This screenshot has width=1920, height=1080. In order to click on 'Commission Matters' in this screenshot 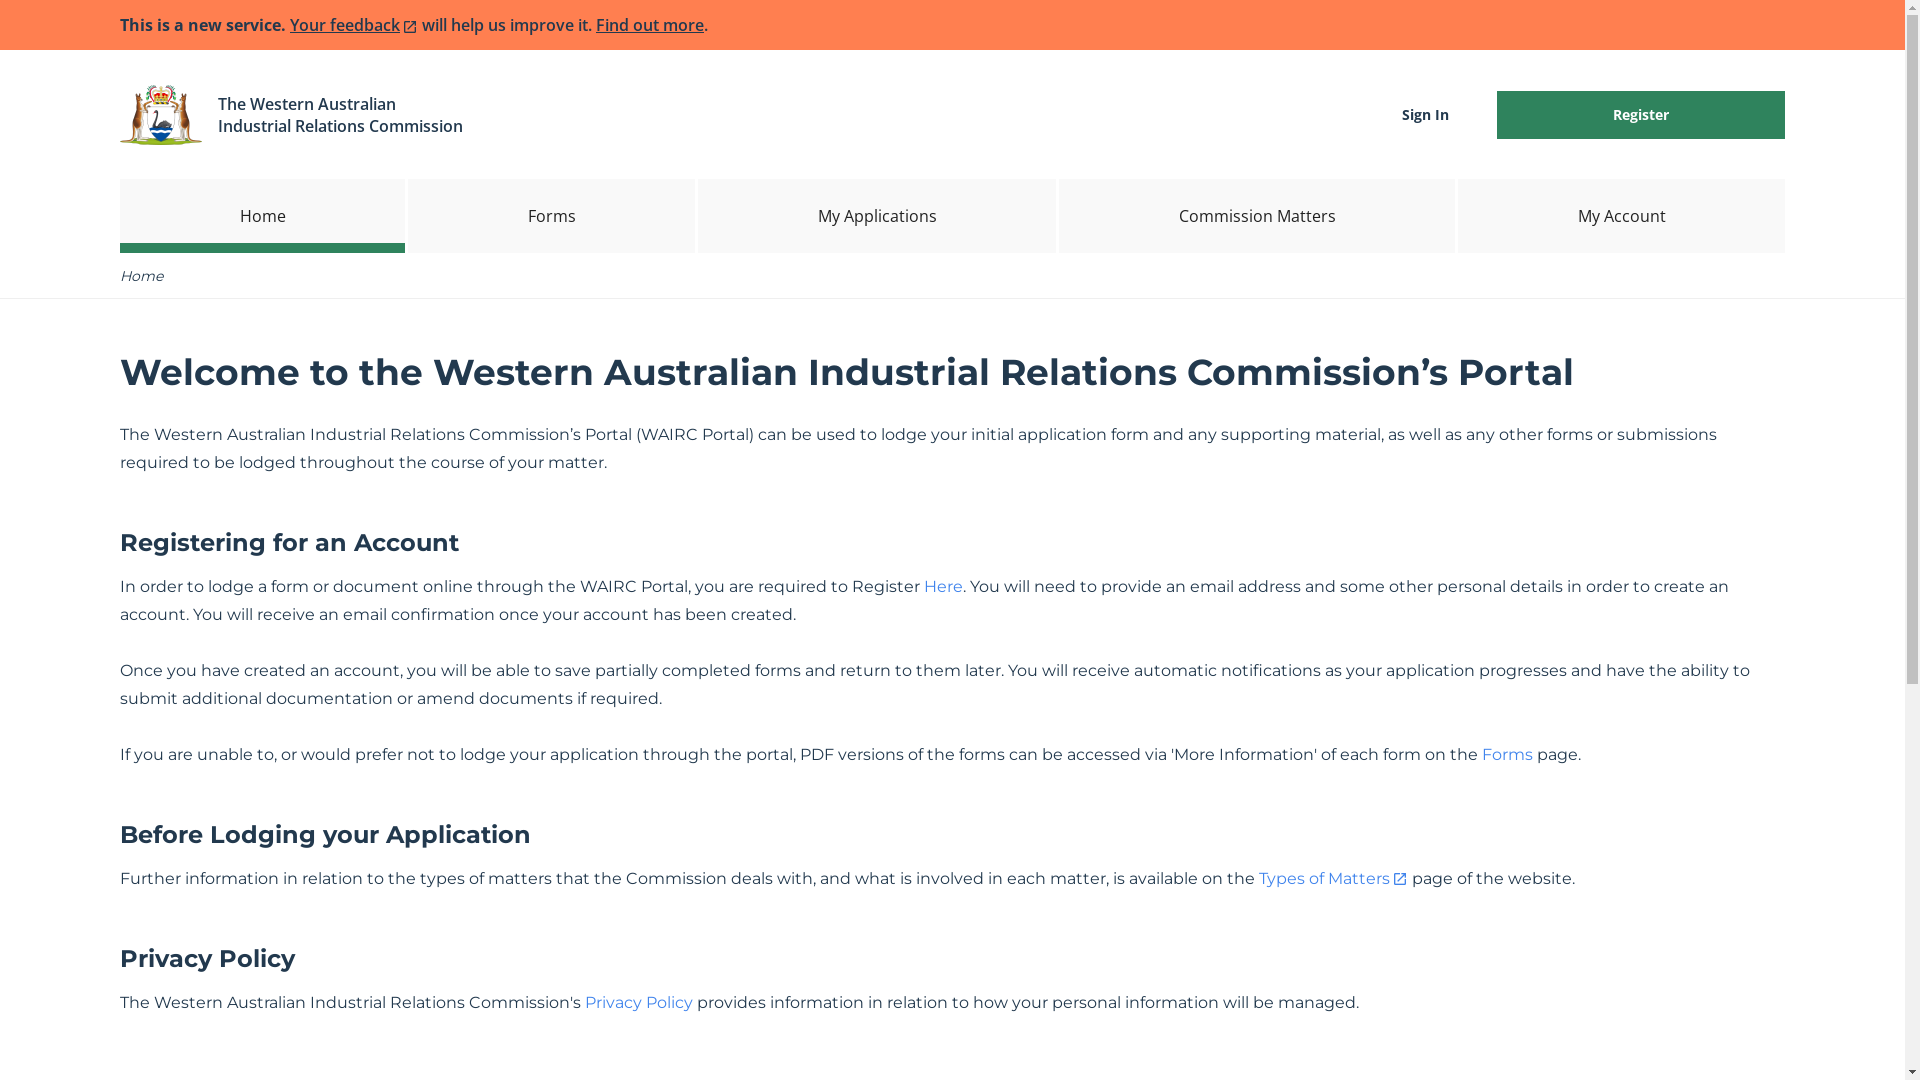, I will do `click(1256, 216)`.